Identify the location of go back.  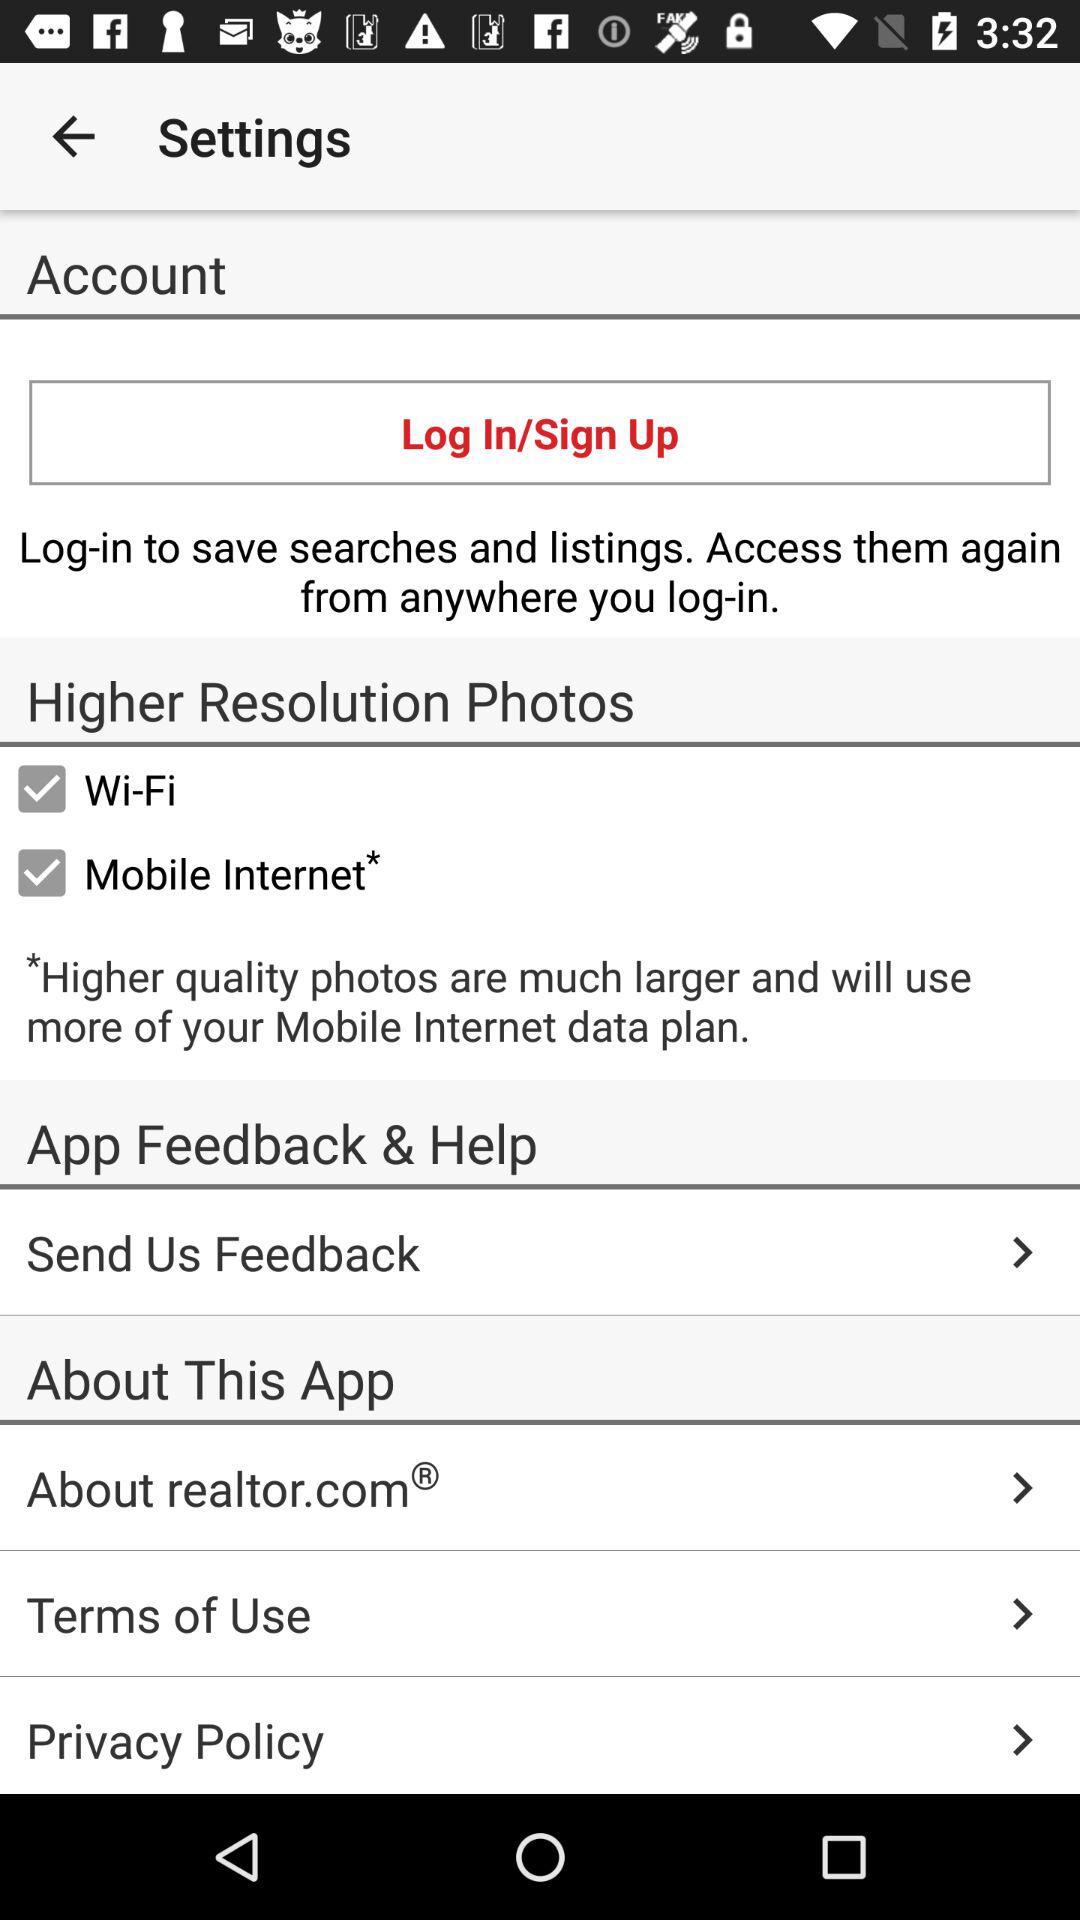
(72, 135).